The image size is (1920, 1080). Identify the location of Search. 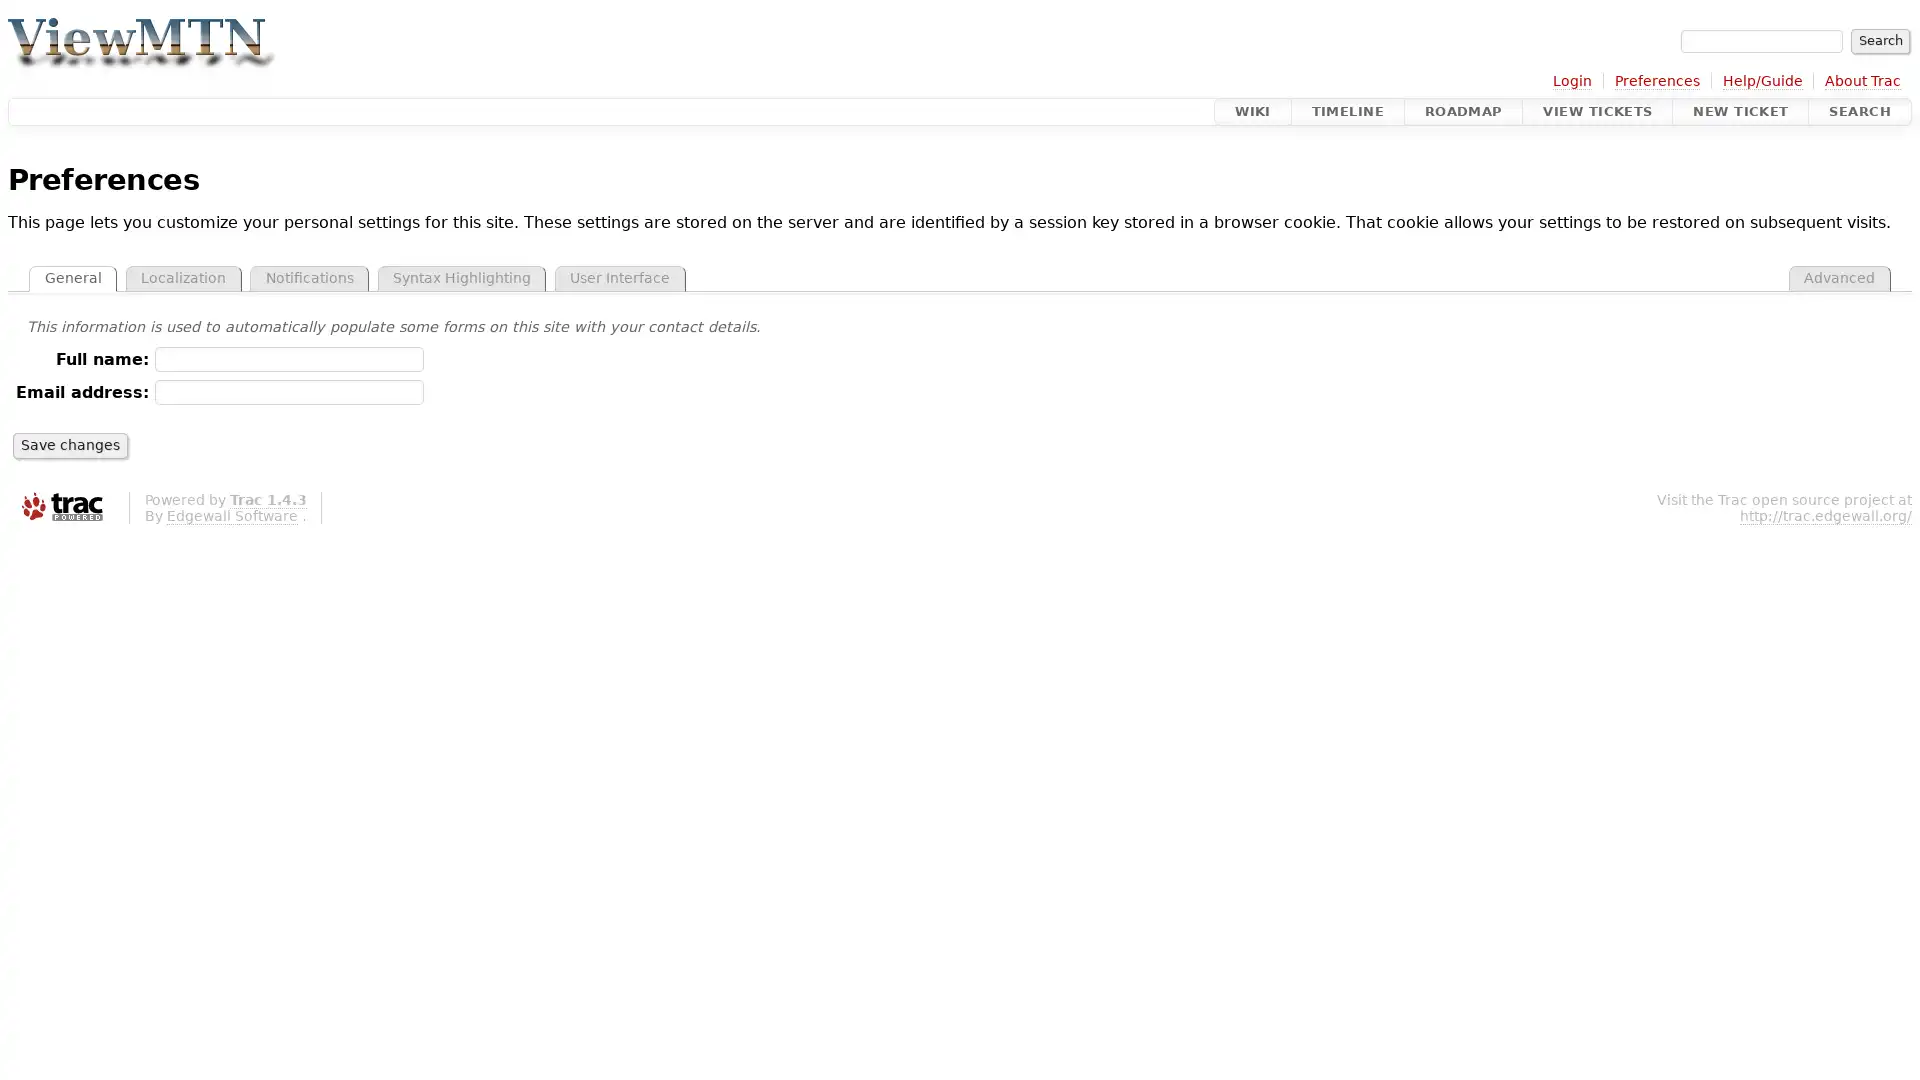
(1879, 41).